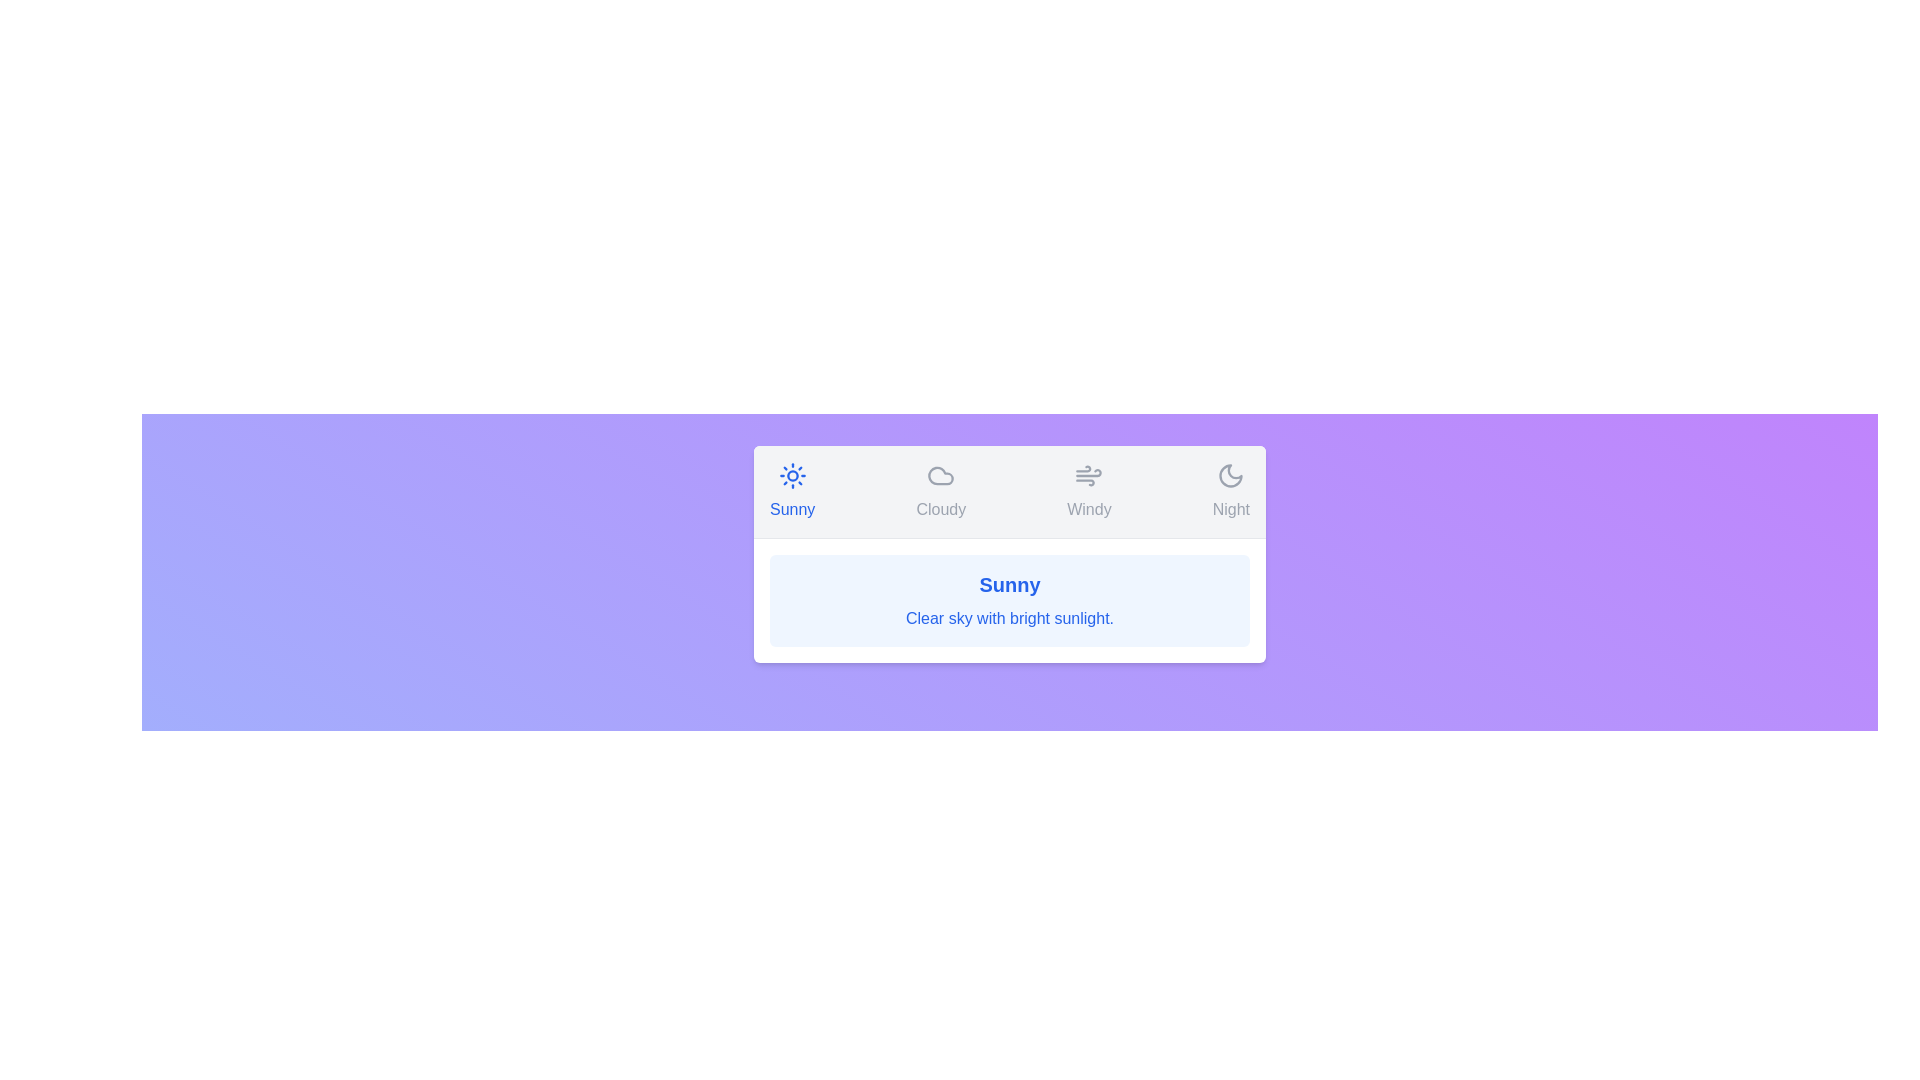 This screenshot has height=1080, width=1920. Describe the element at coordinates (791, 492) in the screenshot. I see `the Sunny tab to switch to the corresponding weather condition` at that location.